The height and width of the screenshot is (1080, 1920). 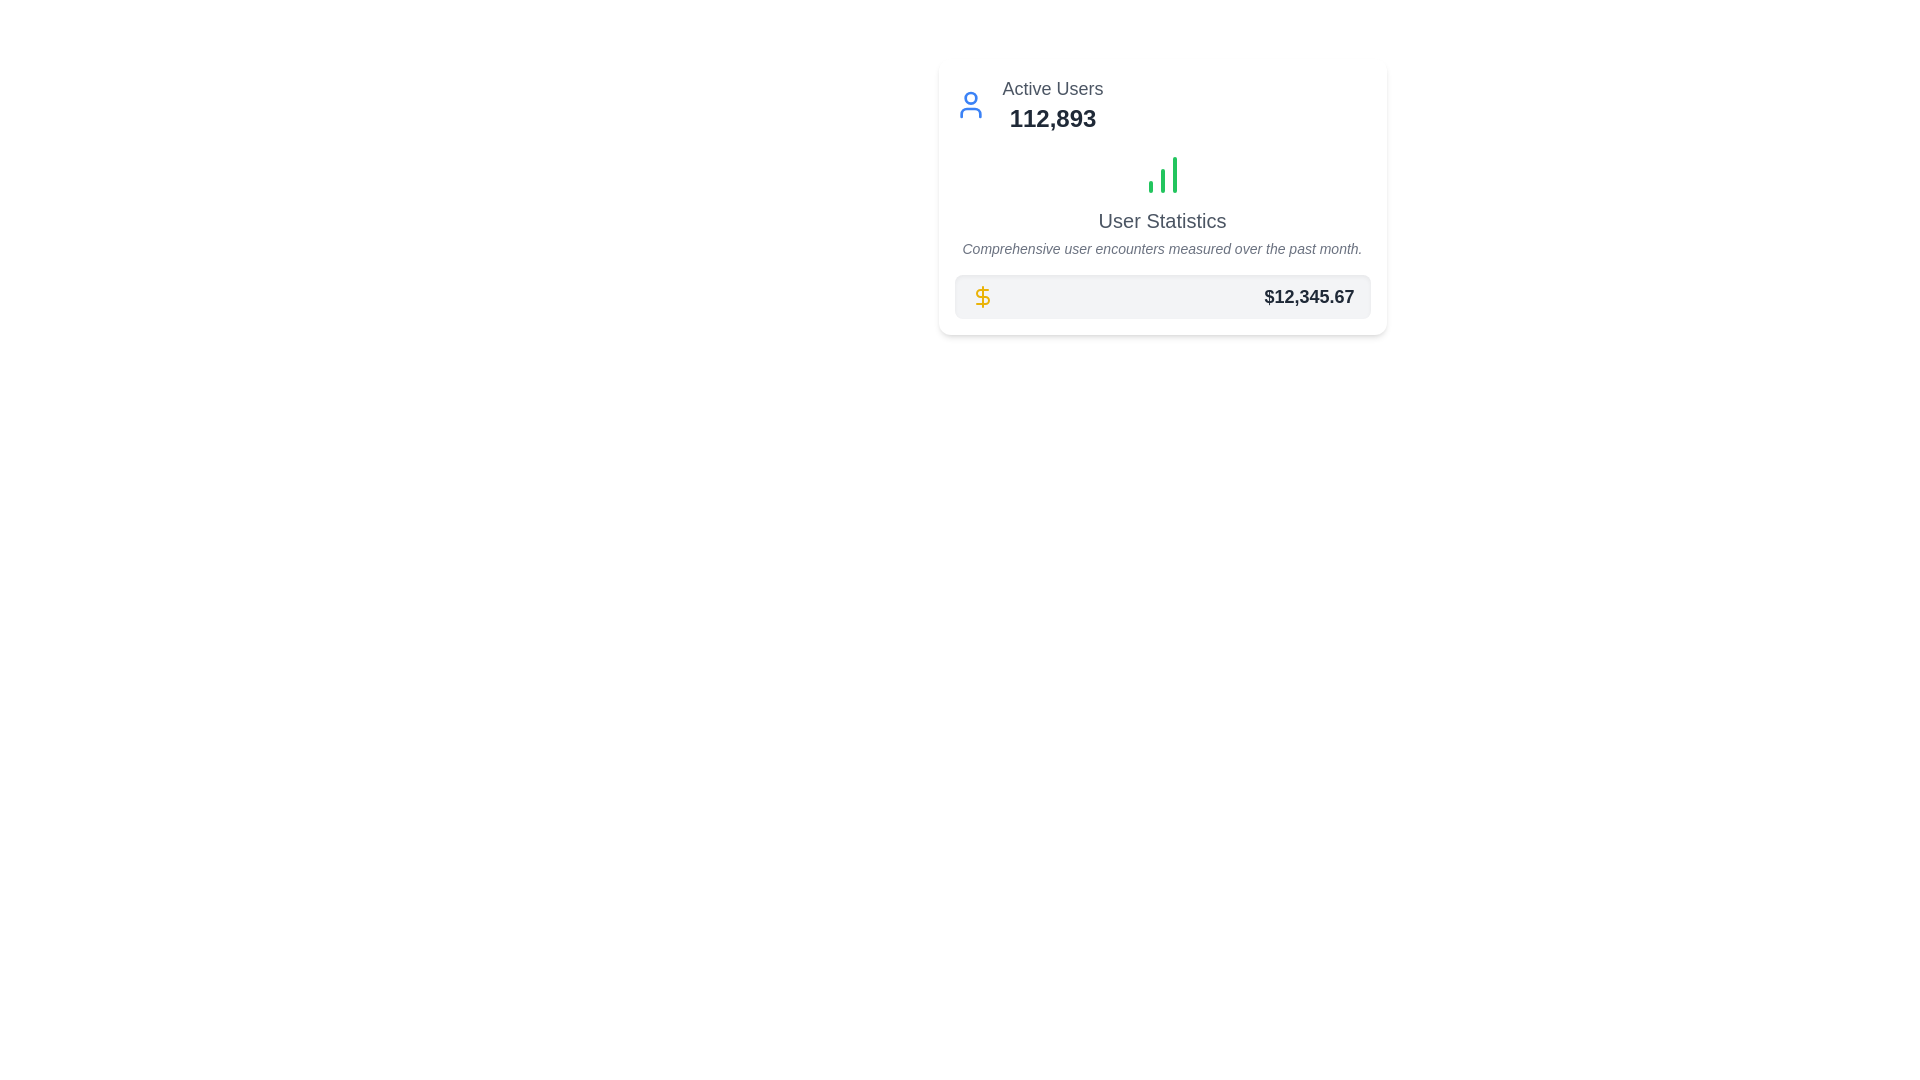 What do you see at coordinates (970, 104) in the screenshot?
I see `the decorative user profile icon located to the left of the 'Active Users 112,893' text within the rectangular card layout` at bounding box center [970, 104].